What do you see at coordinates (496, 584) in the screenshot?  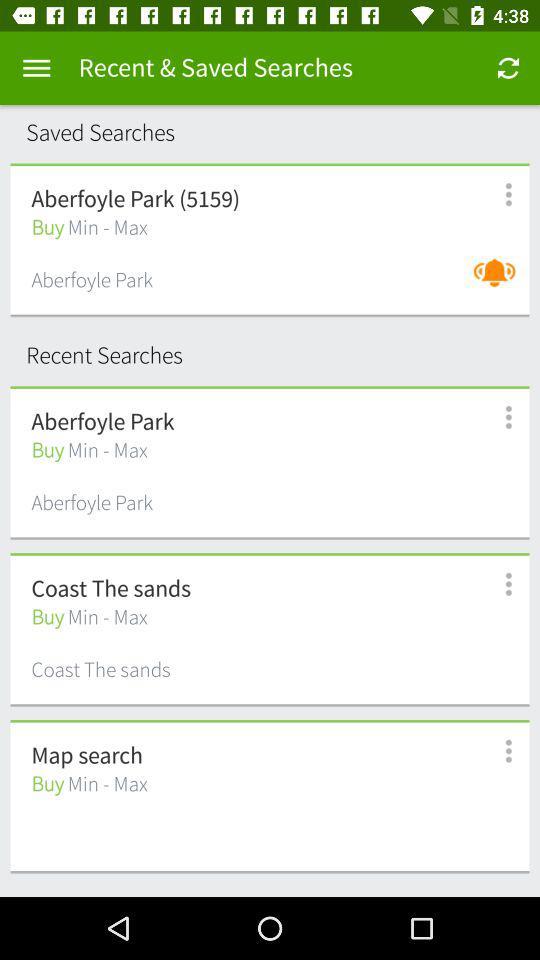 I see `more information` at bounding box center [496, 584].